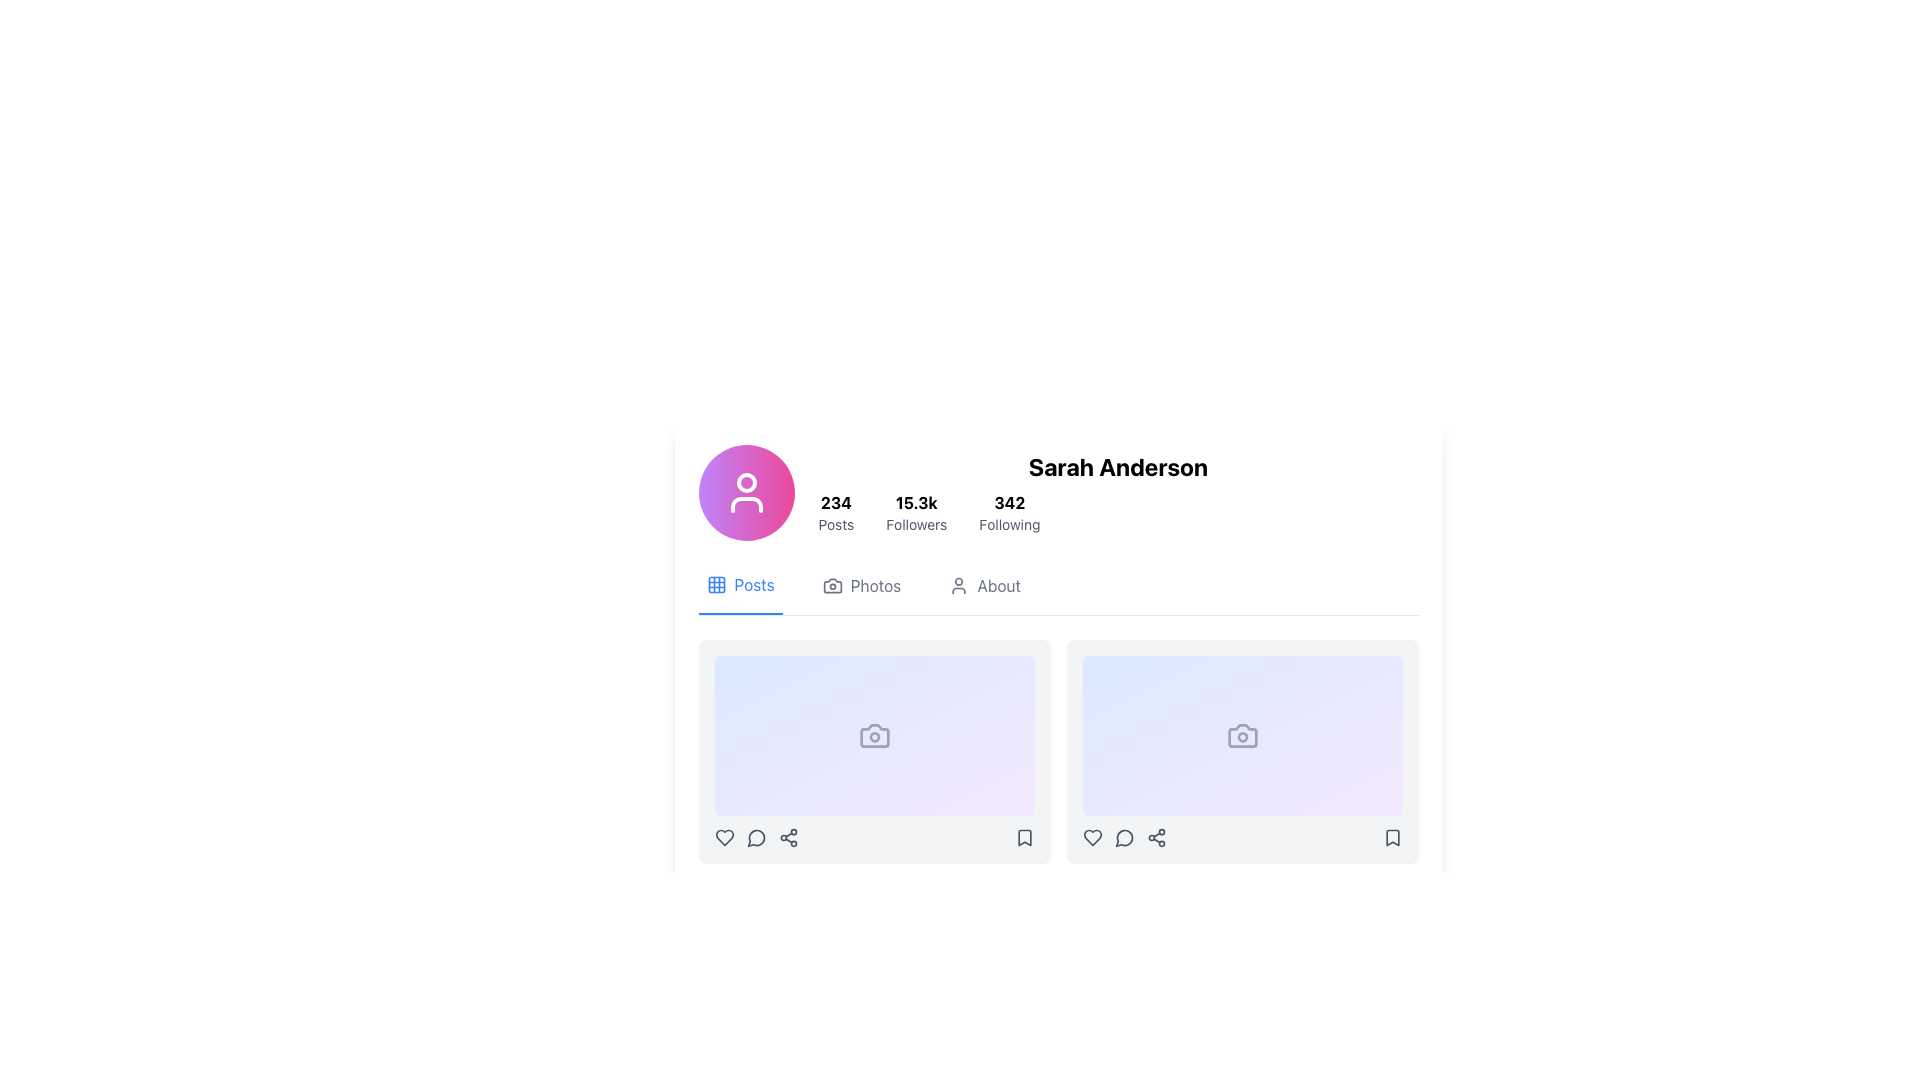  I want to click on the active 'Posts' tab in the navigation bar, so click(1057, 593).